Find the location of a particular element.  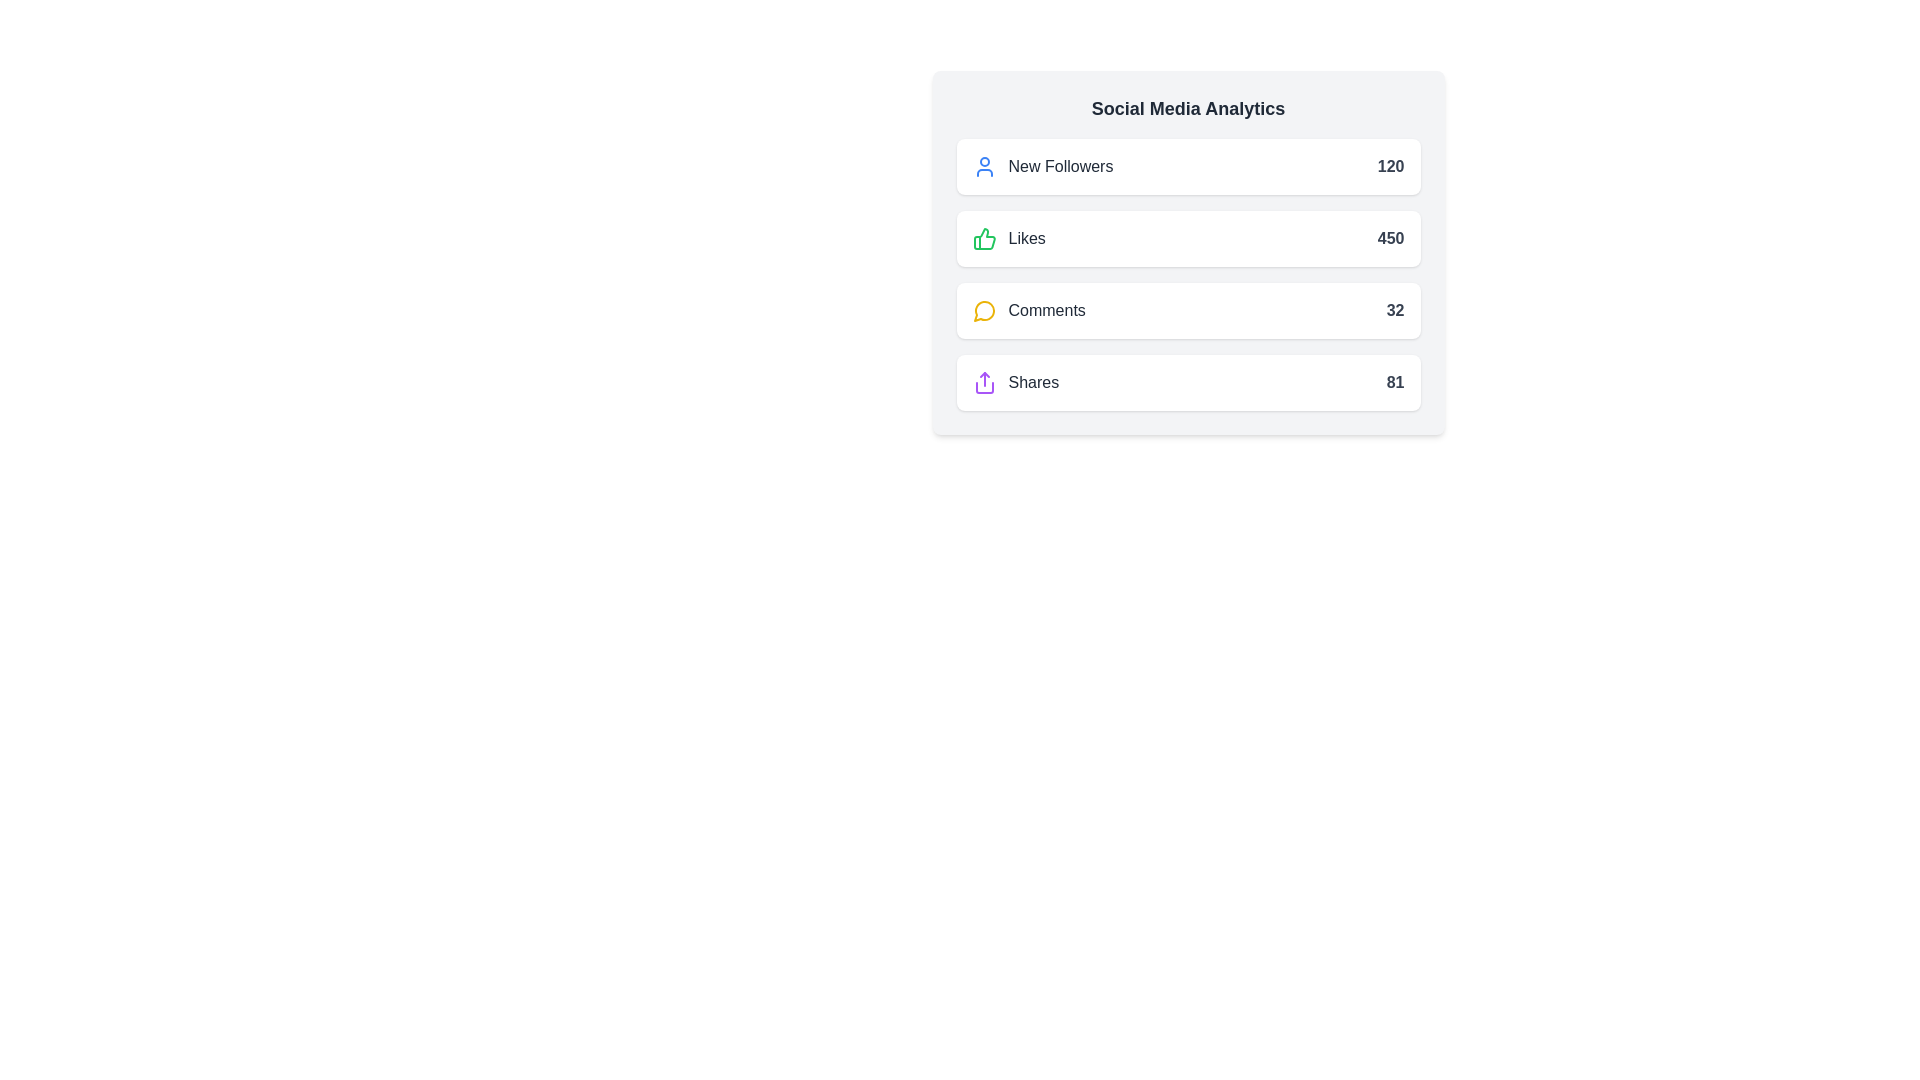

numerical value '81' displayed in bold gray font next to the 'Shares' label in the 'Shares' row of the 'Social Media Analytics' card is located at coordinates (1394, 382).